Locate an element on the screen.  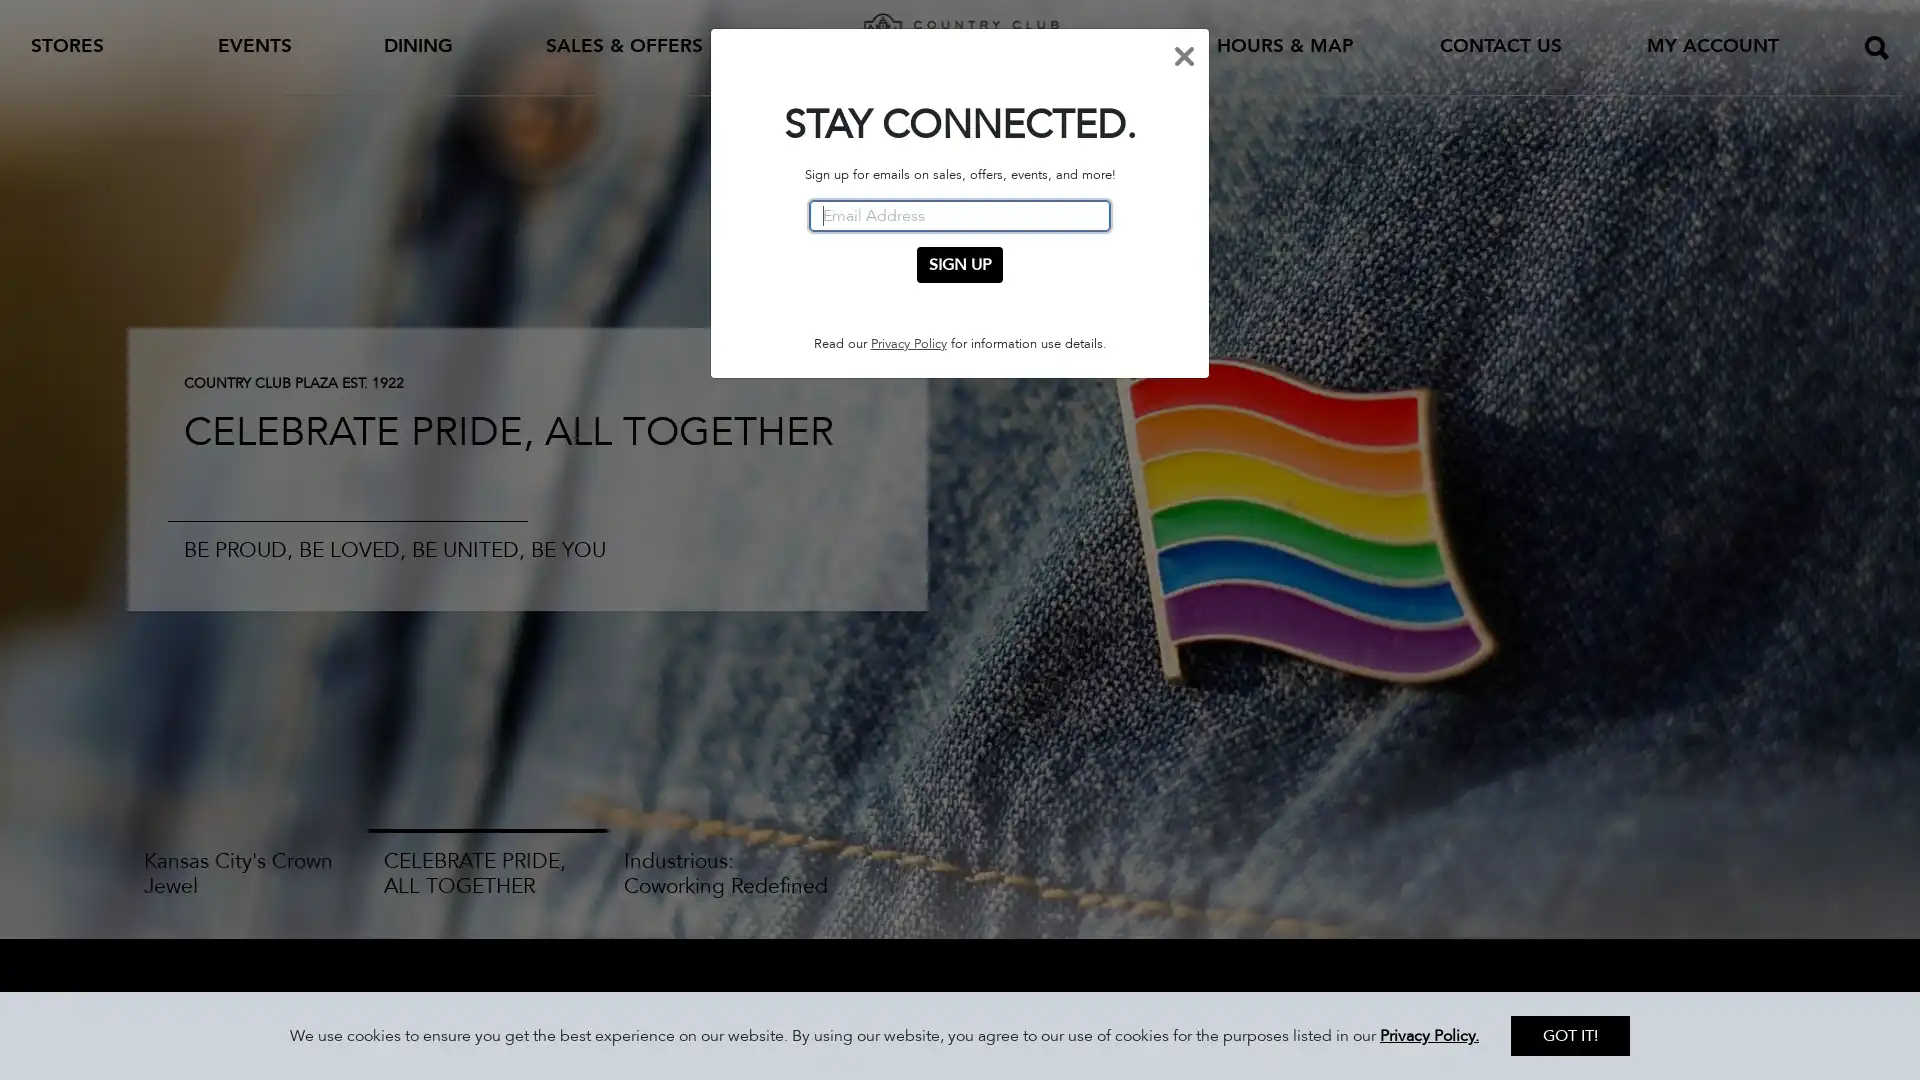
SIGN UP is located at coordinates (960, 264).